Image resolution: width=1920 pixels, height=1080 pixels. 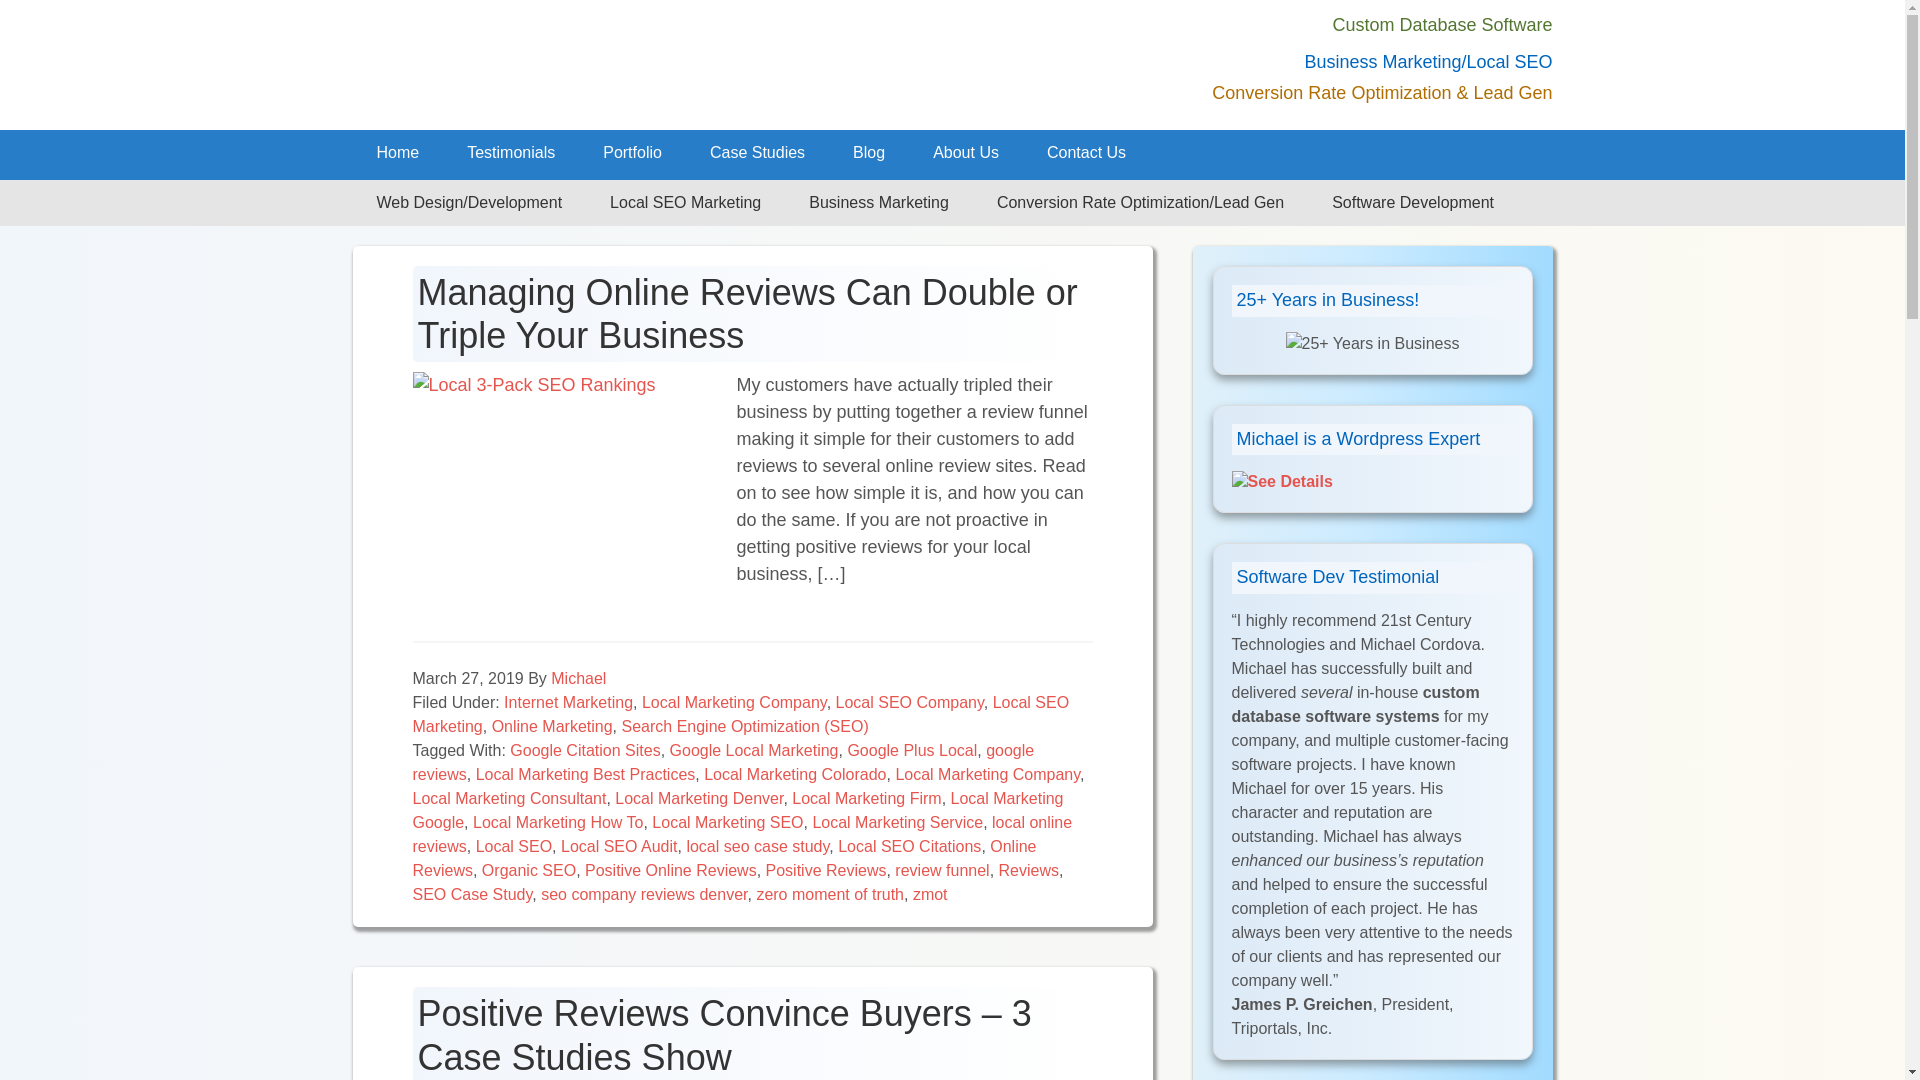 What do you see at coordinates (1282, 481) in the screenshot?
I see `'See Details'` at bounding box center [1282, 481].